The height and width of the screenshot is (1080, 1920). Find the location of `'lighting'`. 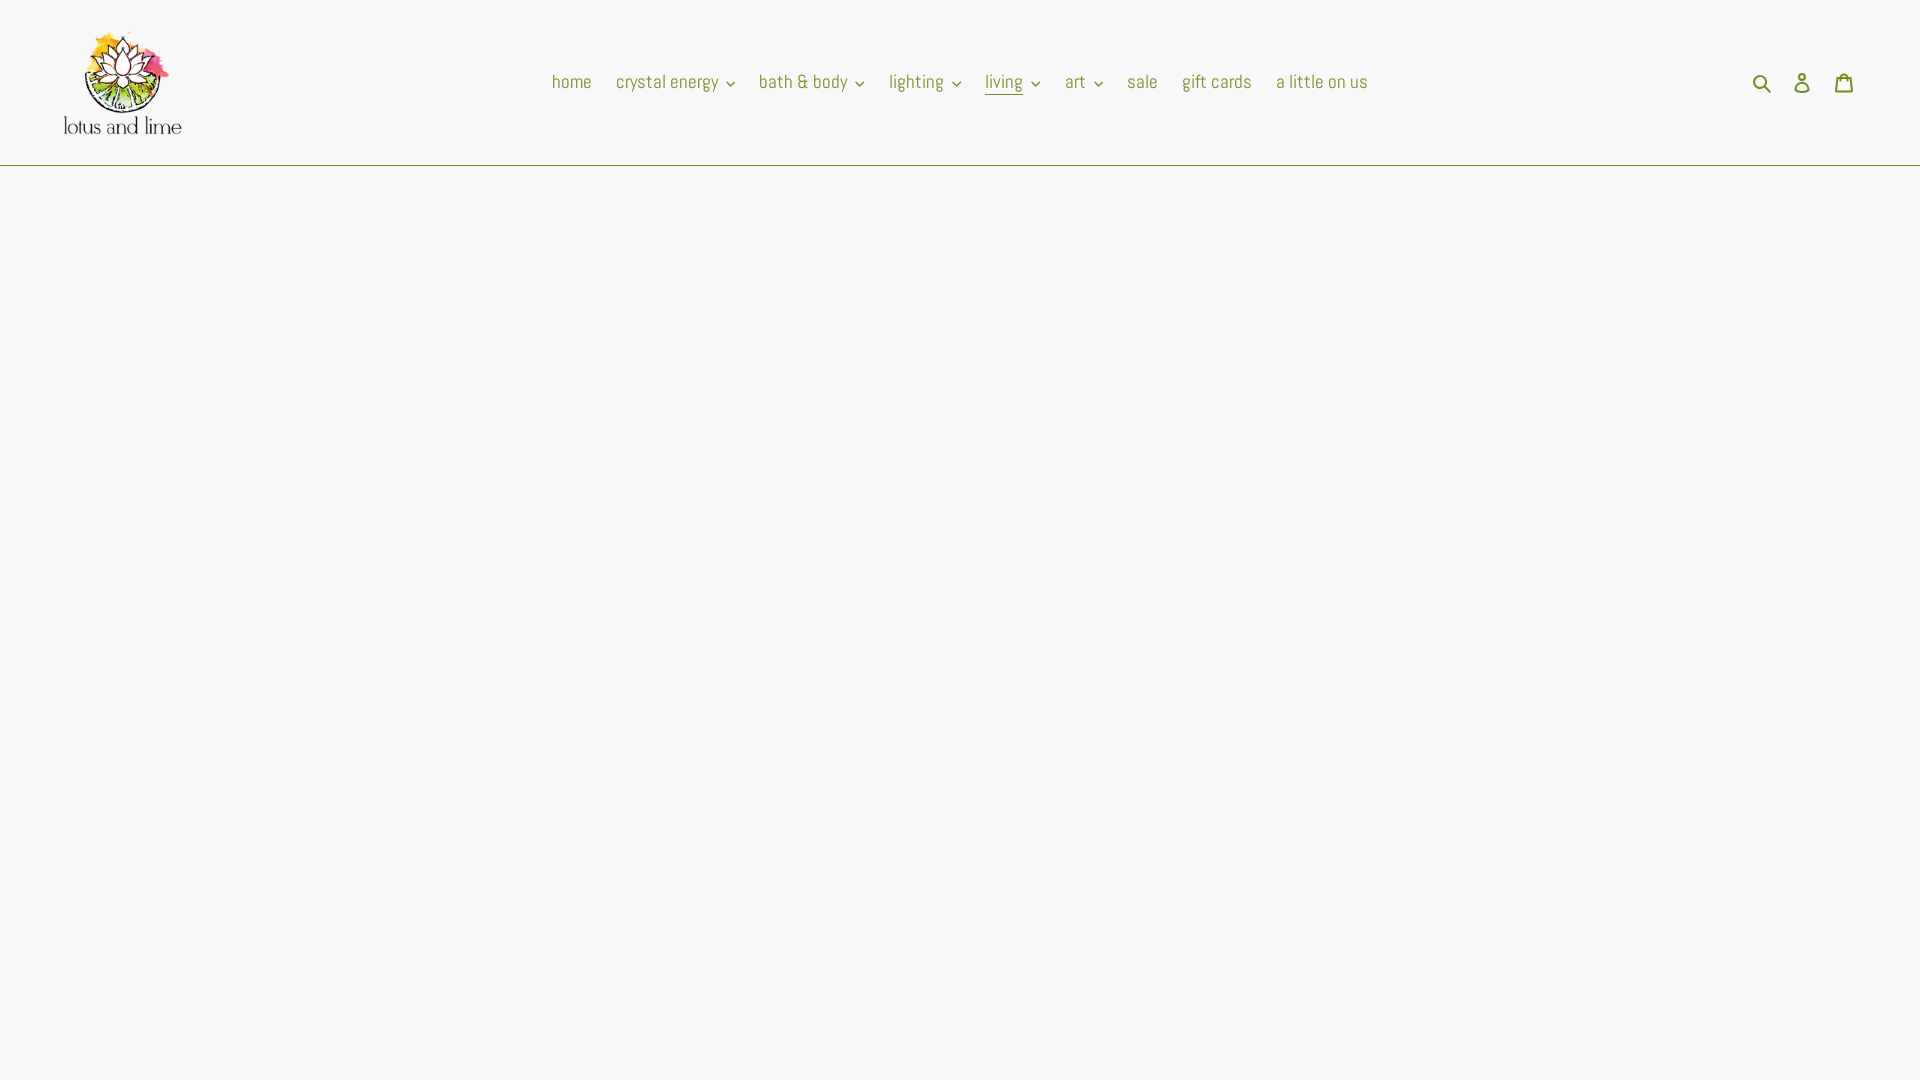

'lighting' is located at coordinates (924, 81).